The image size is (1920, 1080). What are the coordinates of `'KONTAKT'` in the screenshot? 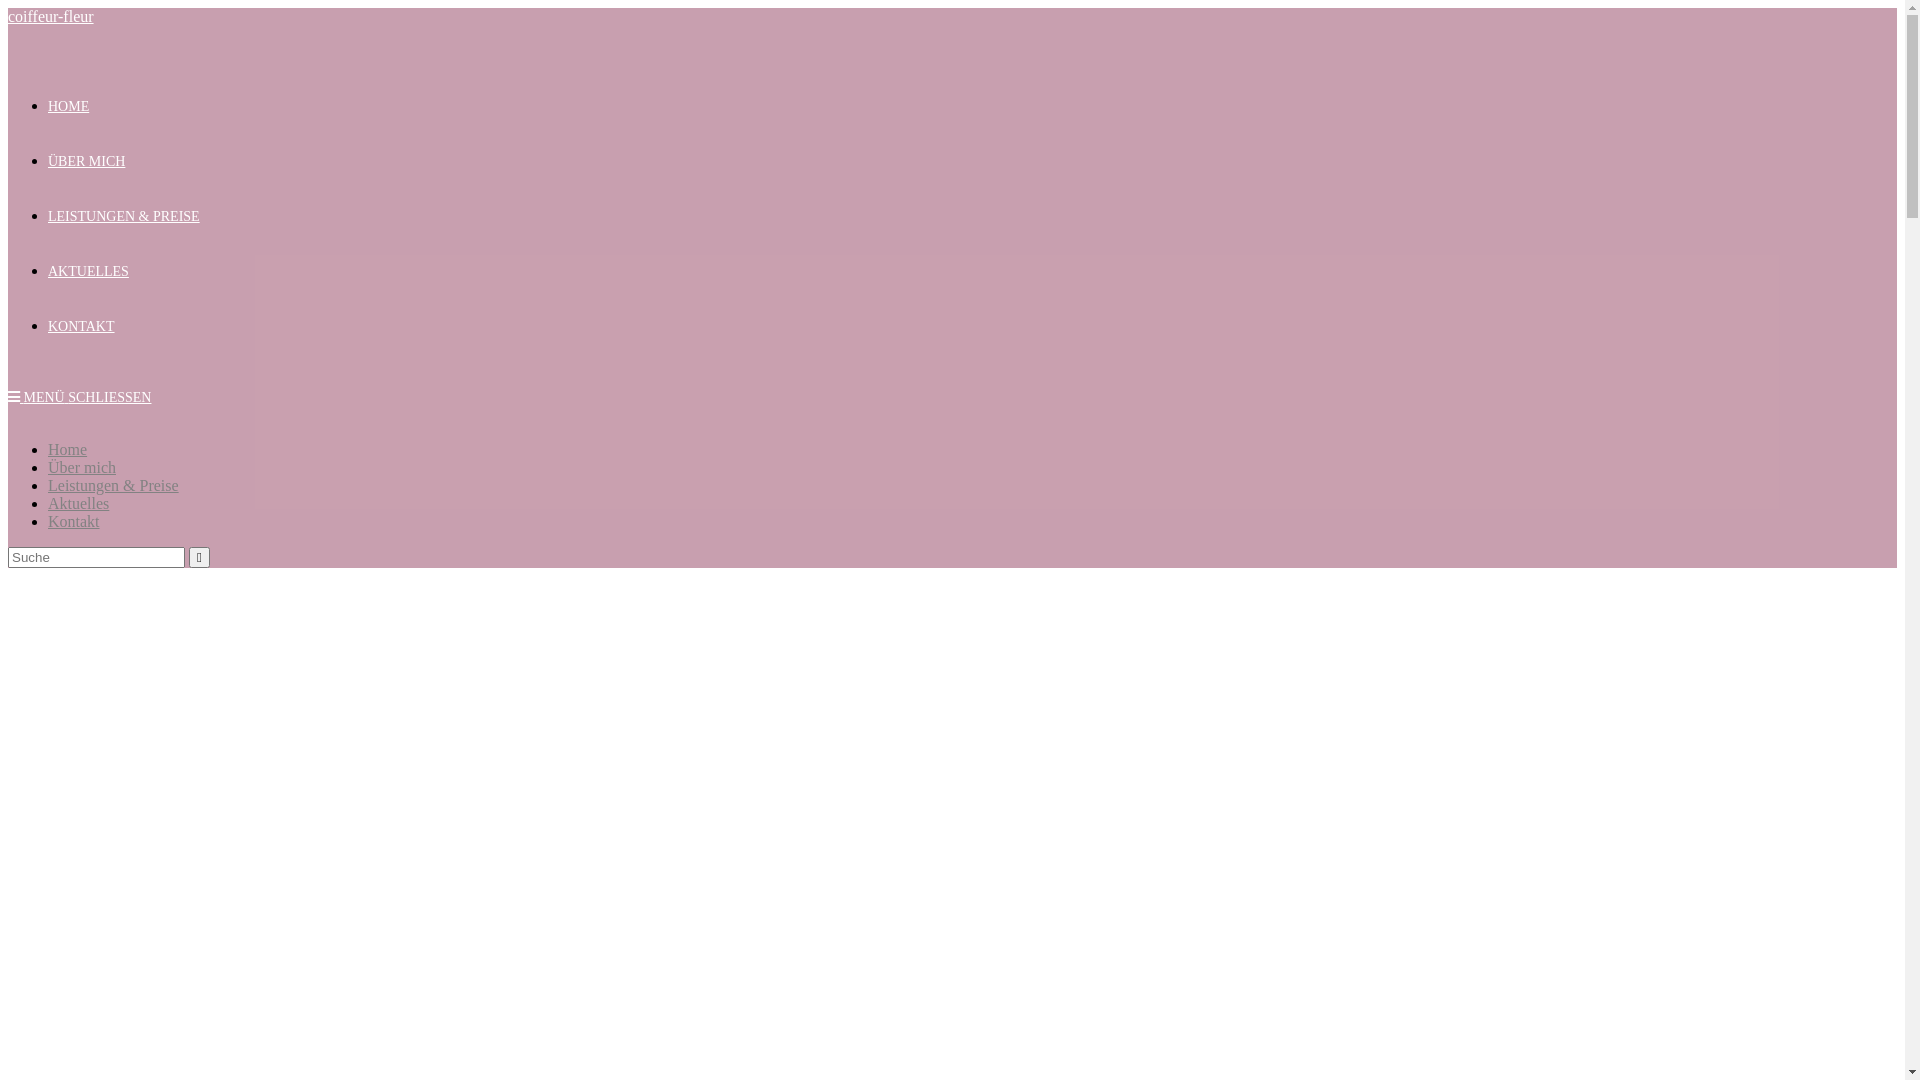 It's located at (80, 325).